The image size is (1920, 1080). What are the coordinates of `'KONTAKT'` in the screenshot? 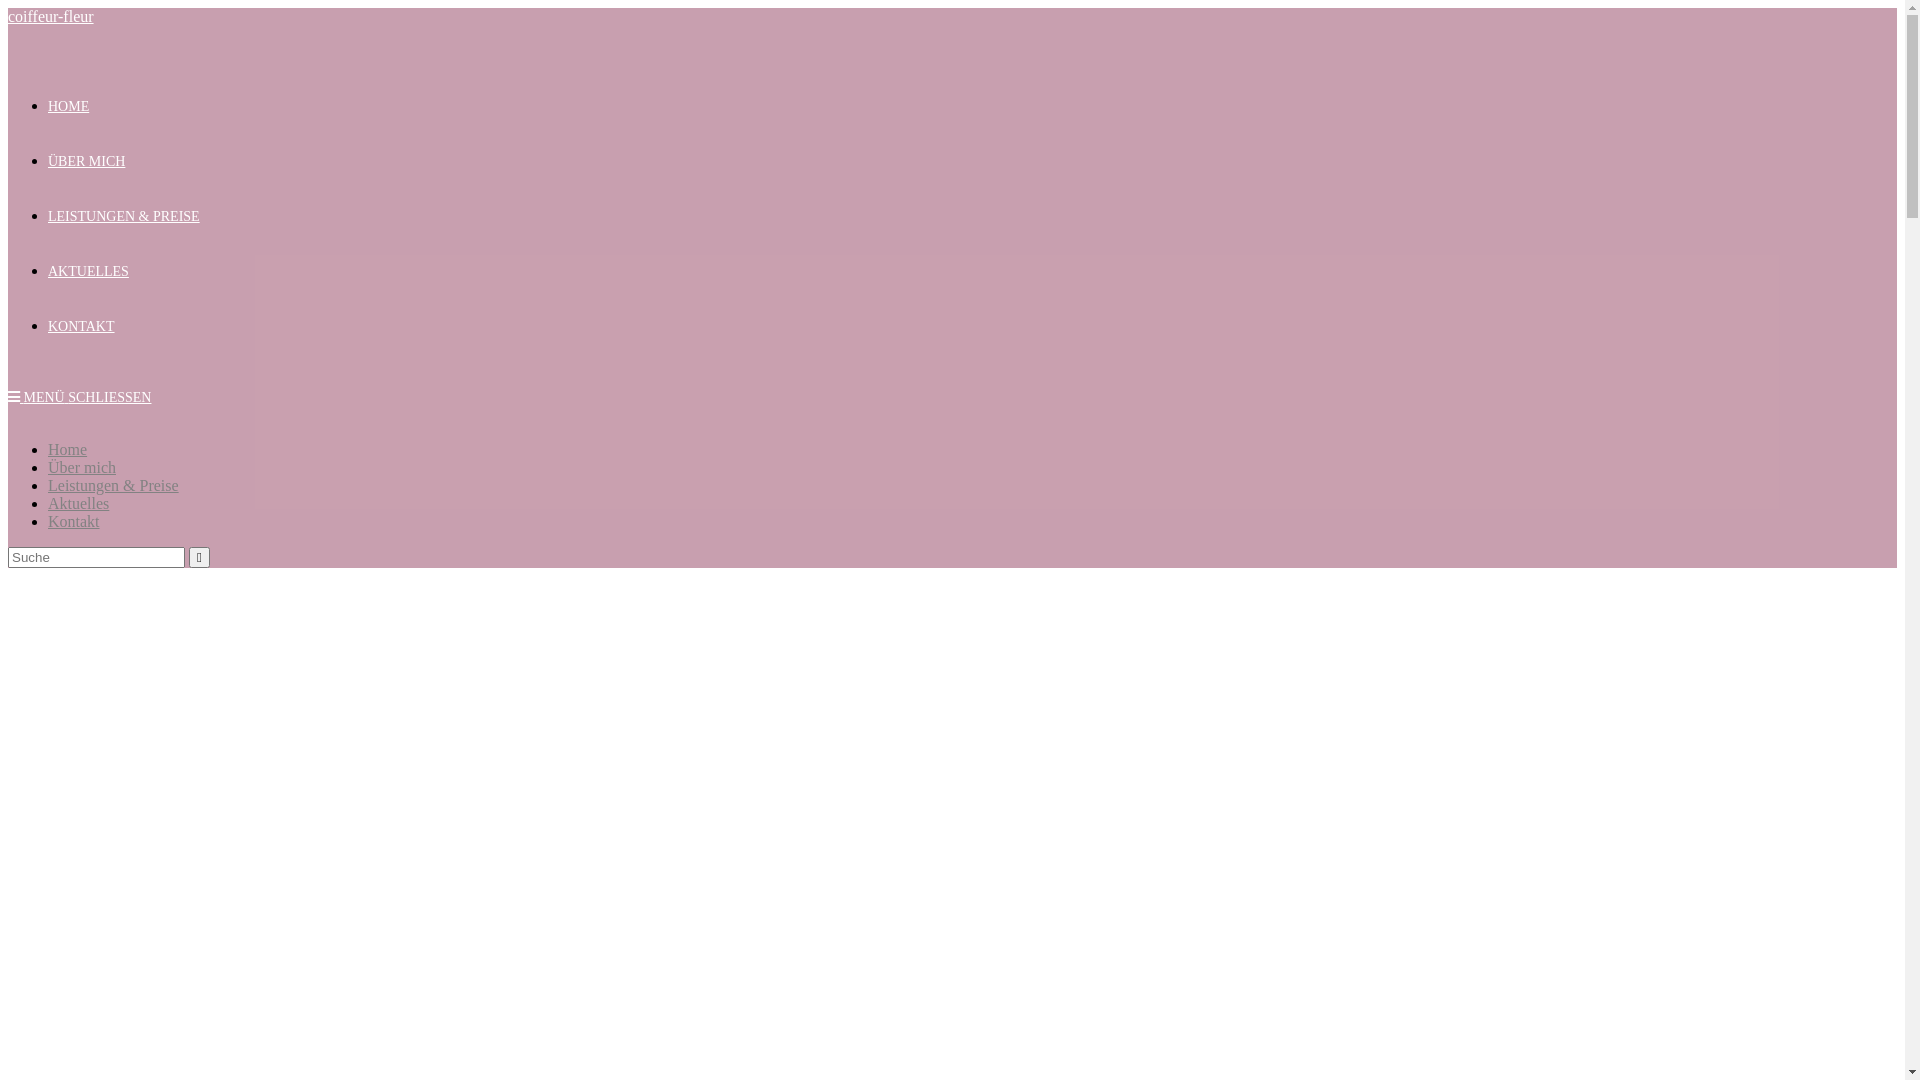 It's located at (80, 325).